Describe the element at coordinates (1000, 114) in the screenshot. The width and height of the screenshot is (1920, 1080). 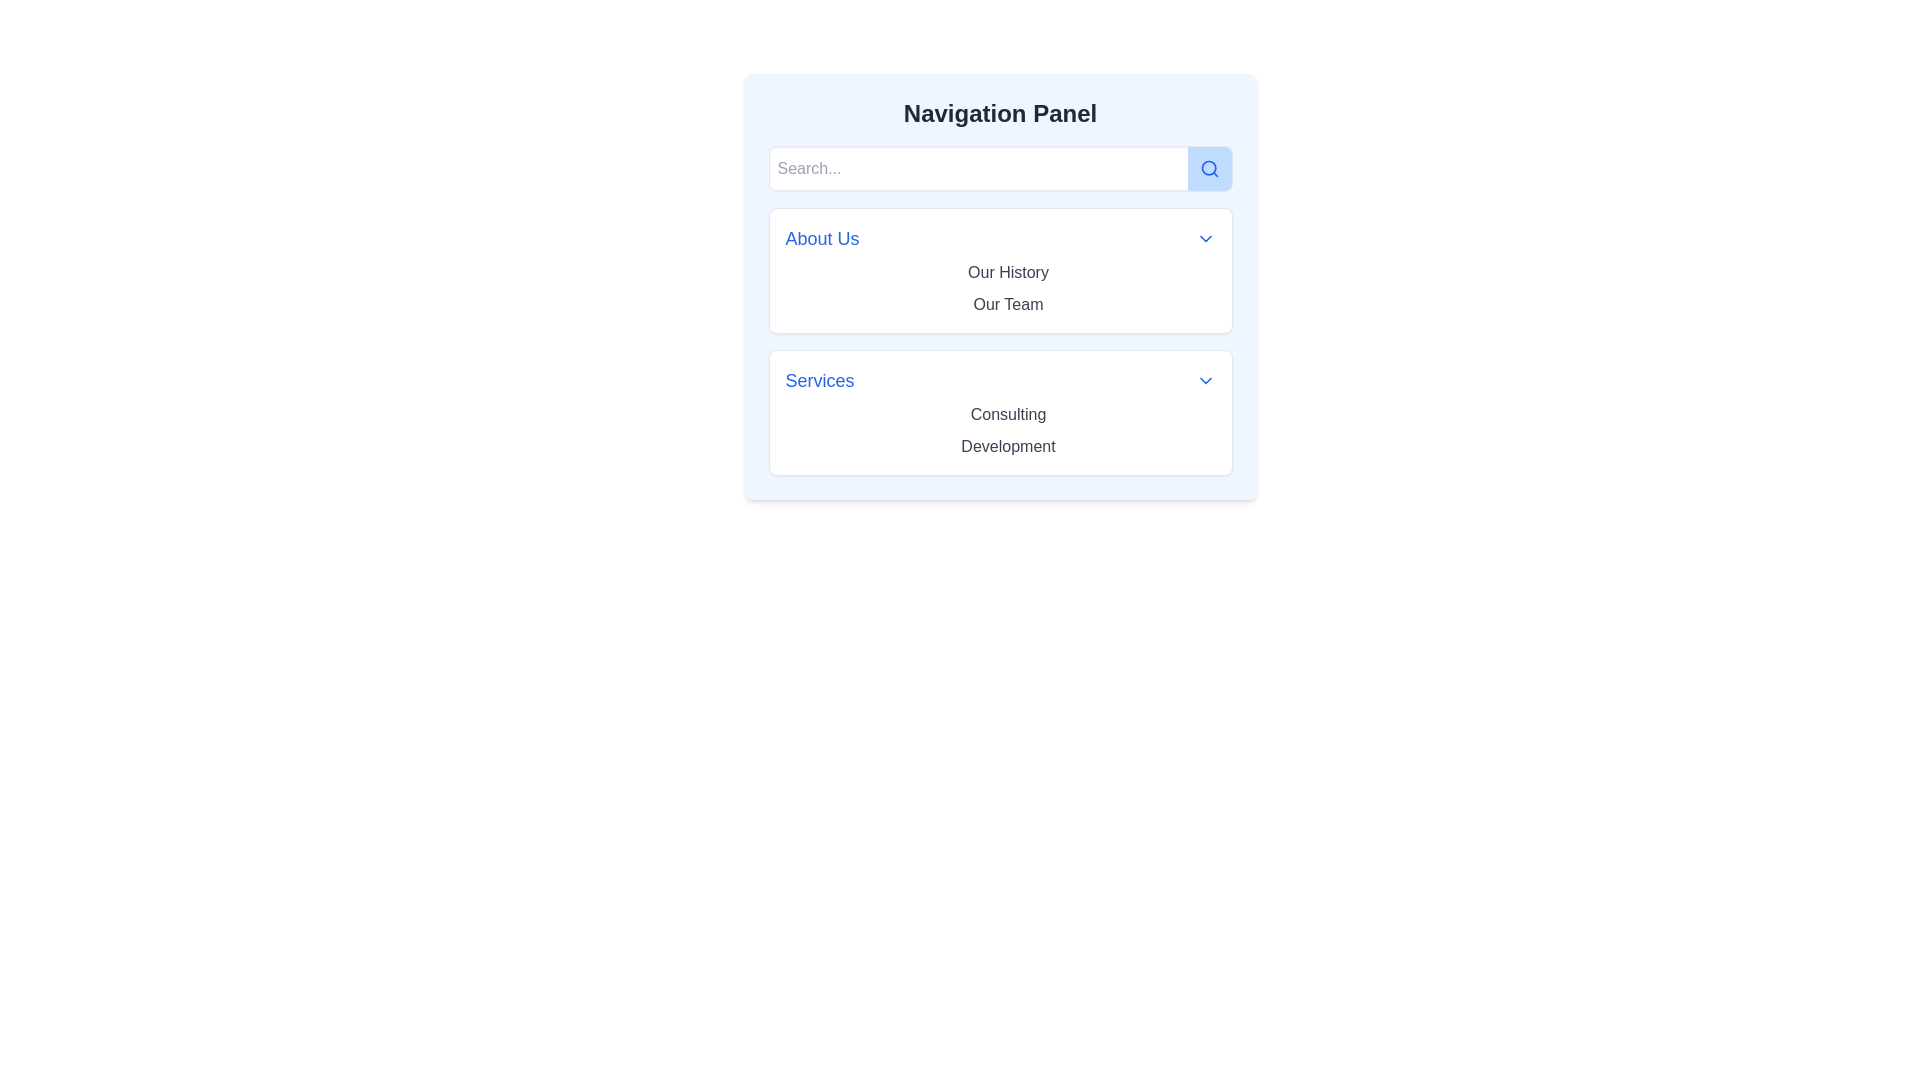
I see `the bold text header labeled 'Navigation Panel' that is centrally aligned at the top of a card-like area` at that location.